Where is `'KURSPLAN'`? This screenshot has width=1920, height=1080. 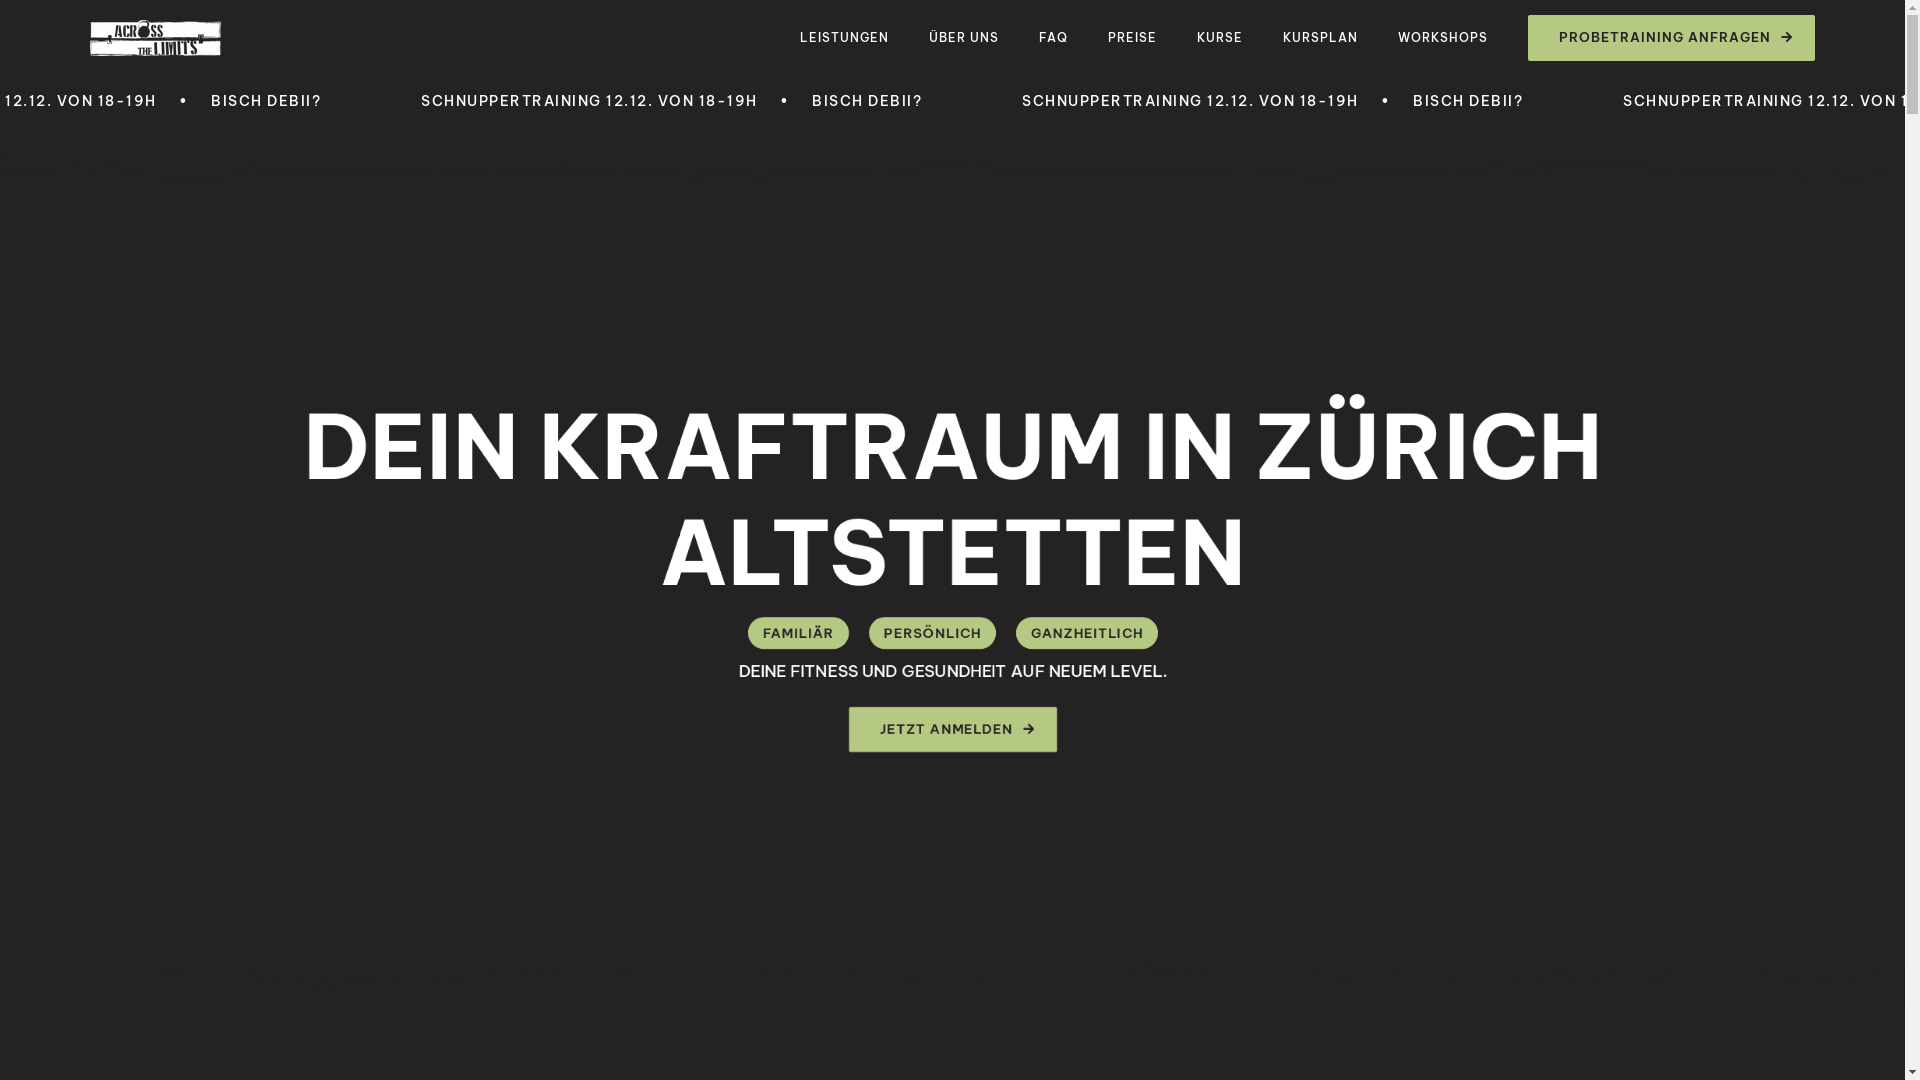
'KURSPLAN' is located at coordinates (1340, 38).